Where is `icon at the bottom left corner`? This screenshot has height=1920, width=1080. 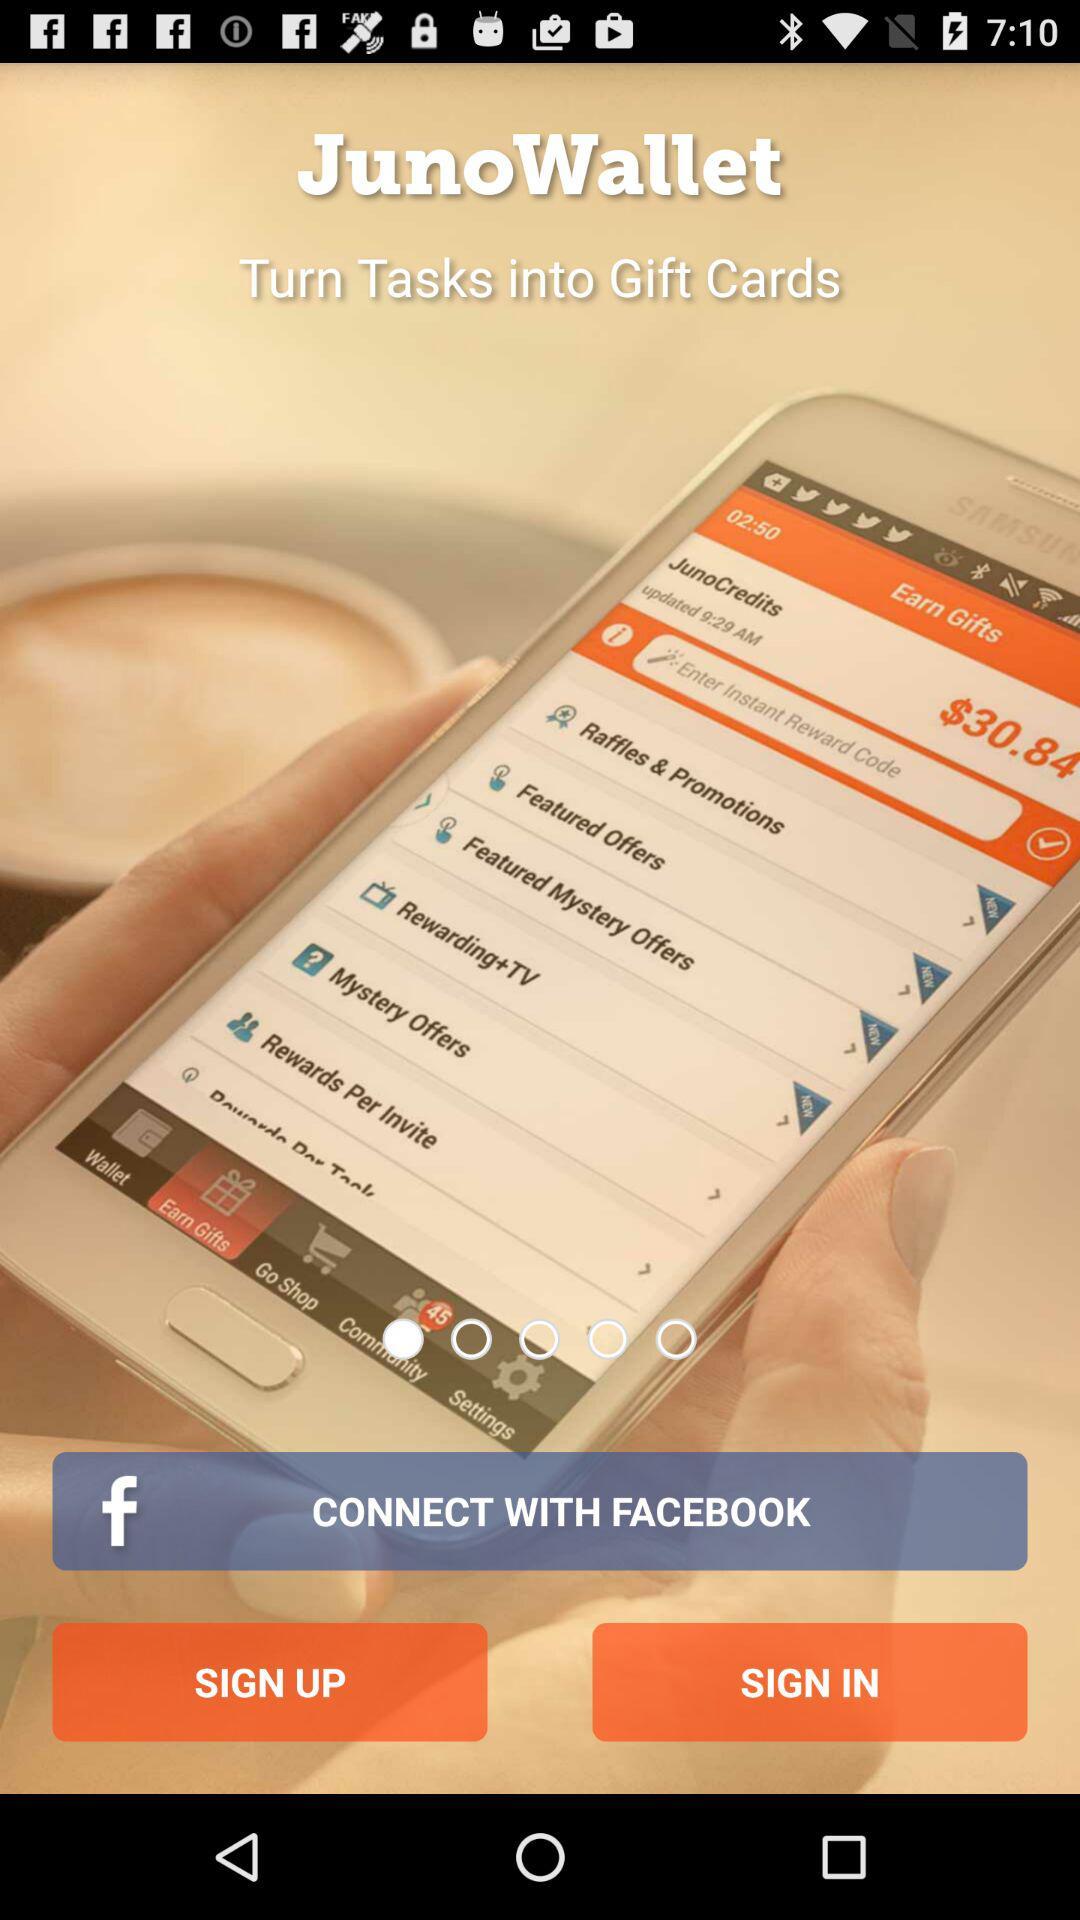
icon at the bottom left corner is located at coordinates (270, 1681).